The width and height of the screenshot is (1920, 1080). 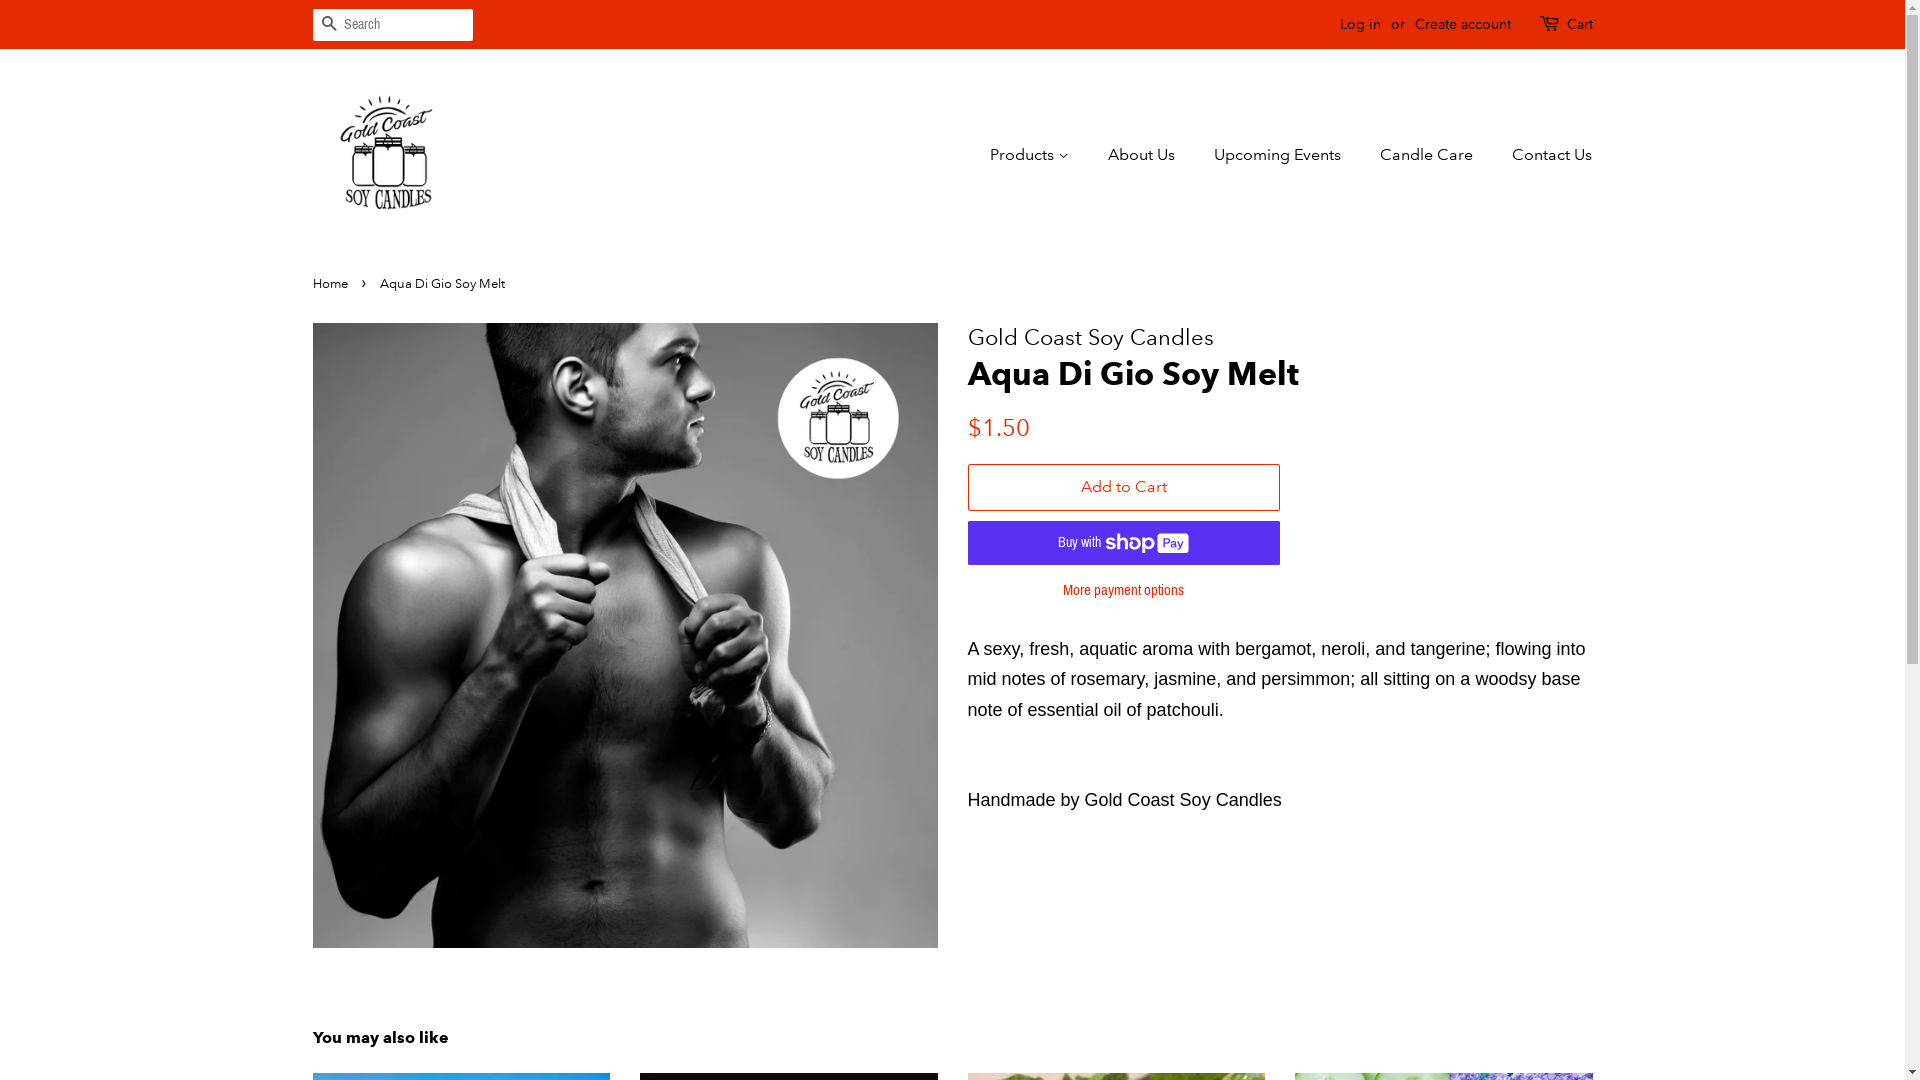 What do you see at coordinates (1462, 23) in the screenshot?
I see `'Create account'` at bounding box center [1462, 23].